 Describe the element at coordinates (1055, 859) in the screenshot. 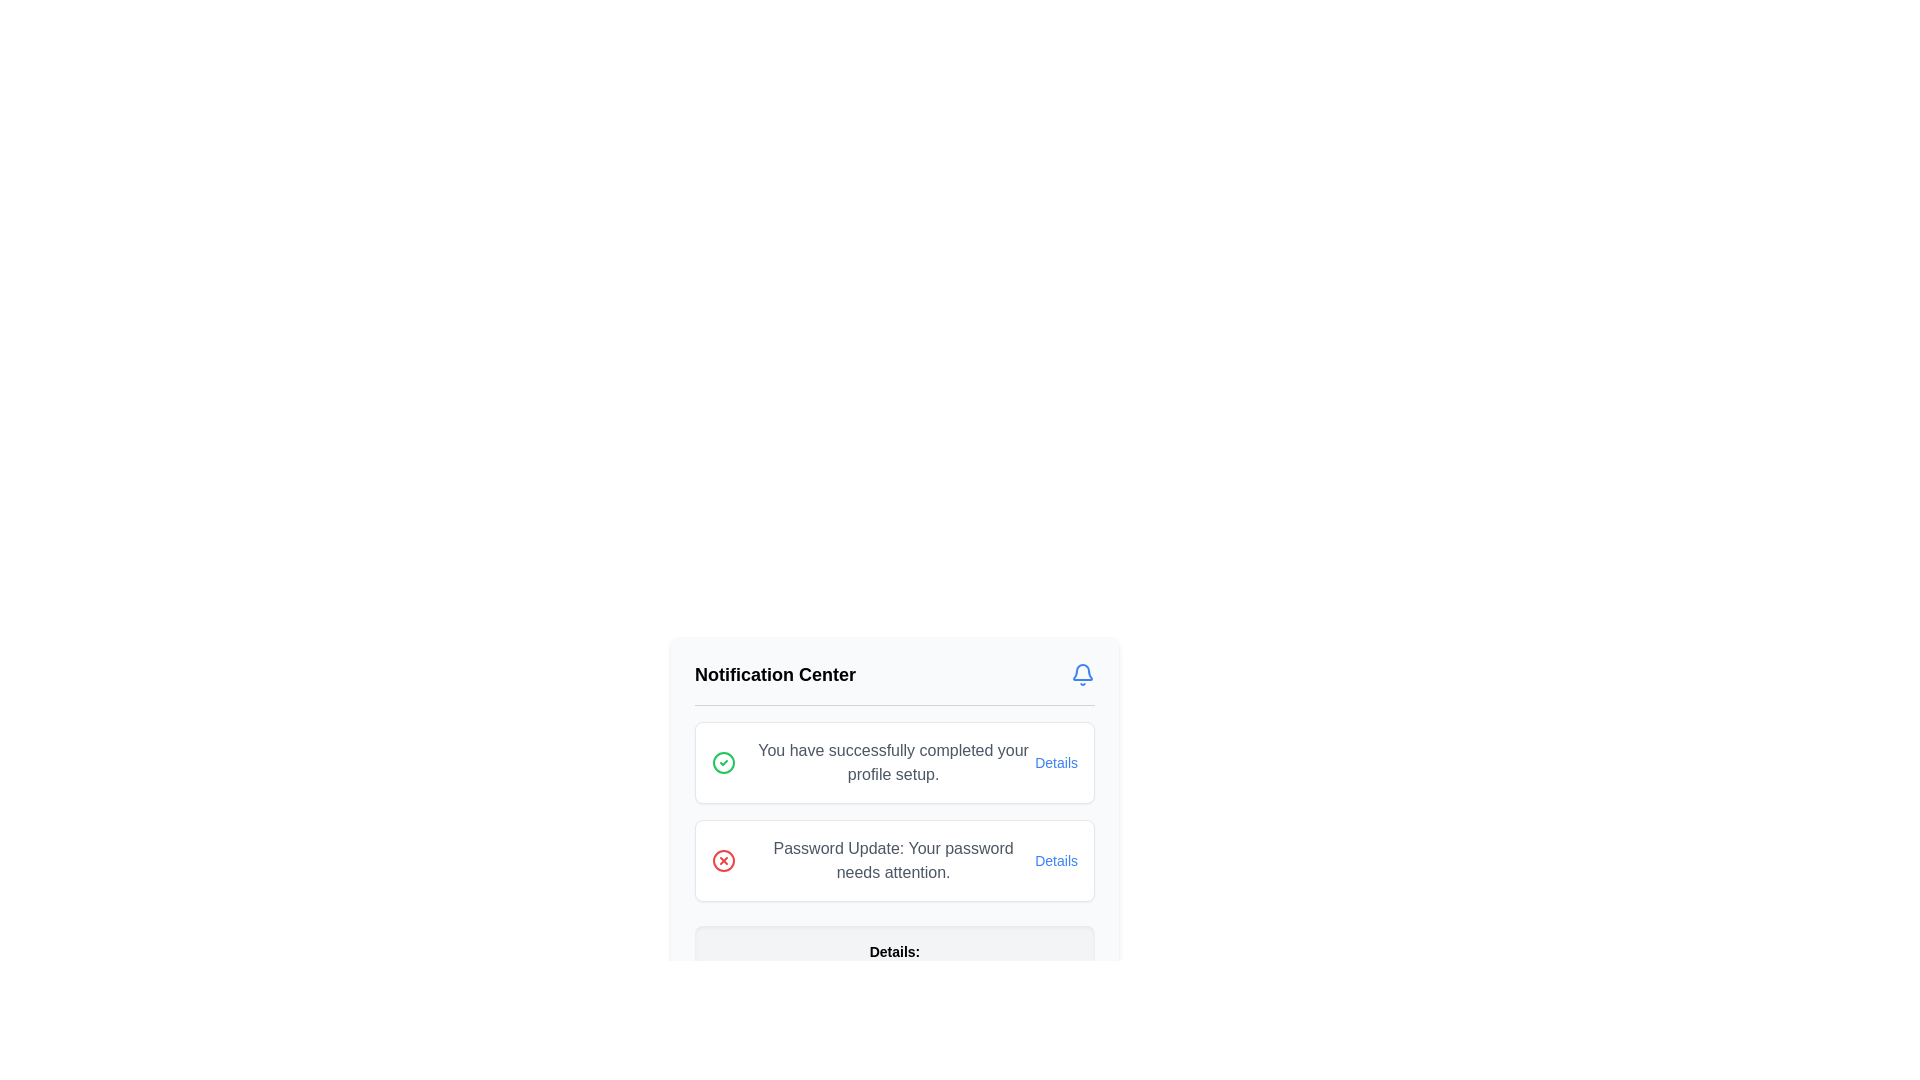

I see `the 'Details' interactive link which is styled with blue text and has an underline effect on hover` at that location.